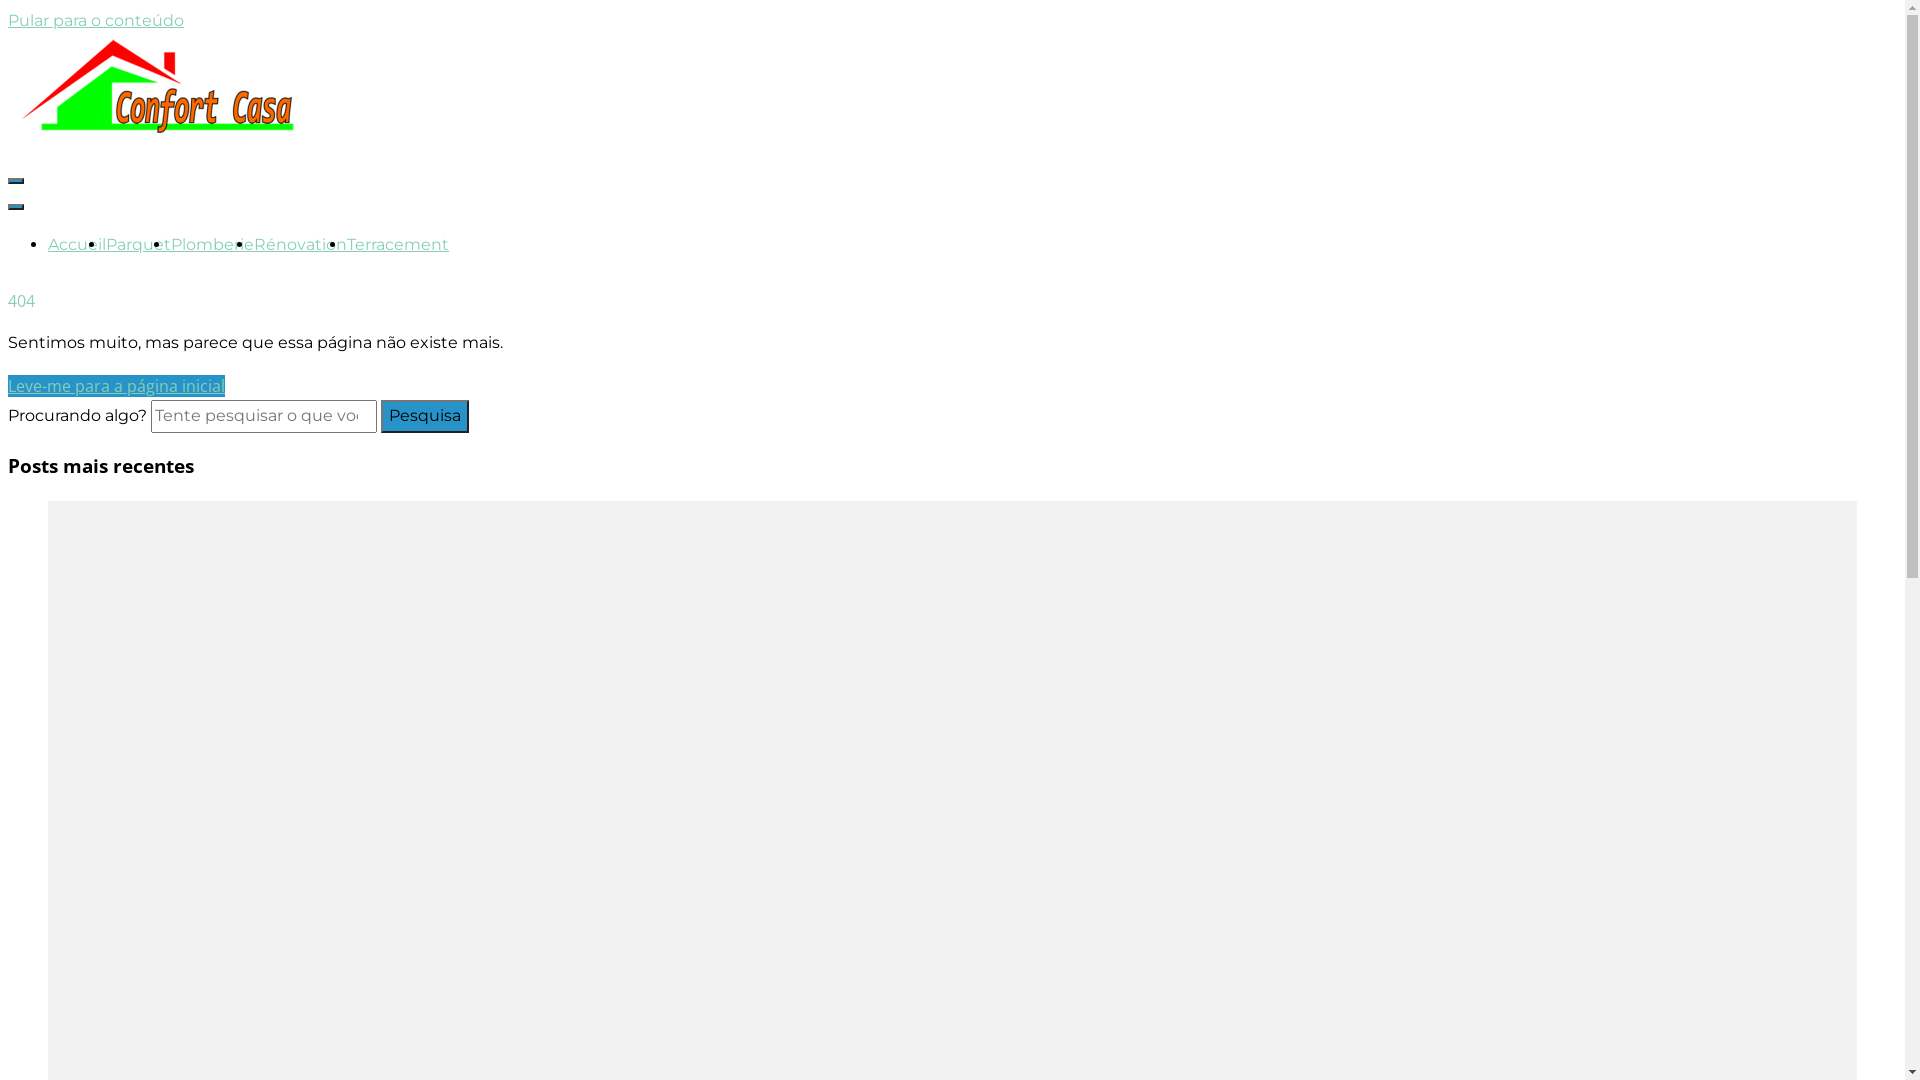 The height and width of the screenshot is (1080, 1920). What do you see at coordinates (398, 243) in the screenshot?
I see `'Terracement'` at bounding box center [398, 243].